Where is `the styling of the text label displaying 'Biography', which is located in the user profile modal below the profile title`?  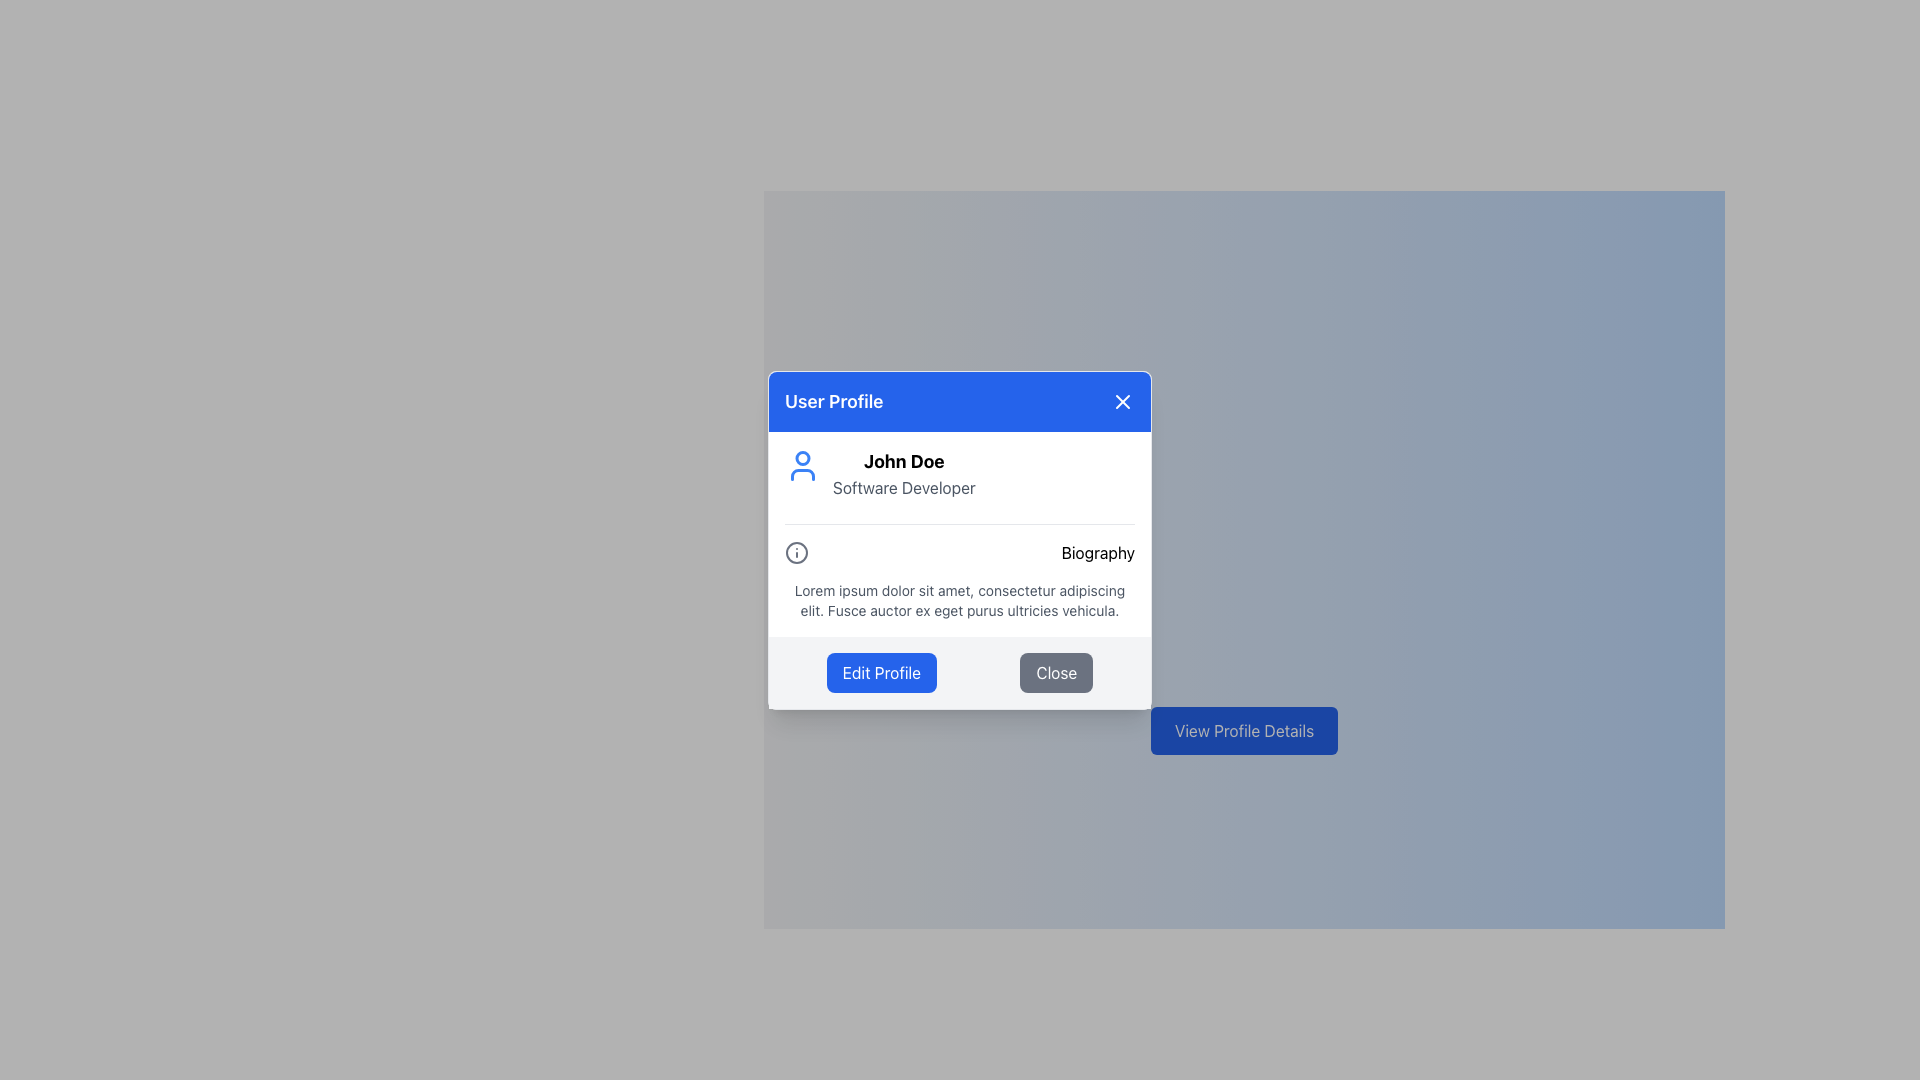
the styling of the text label displaying 'Biography', which is located in the user profile modal below the profile title is located at coordinates (1097, 552).